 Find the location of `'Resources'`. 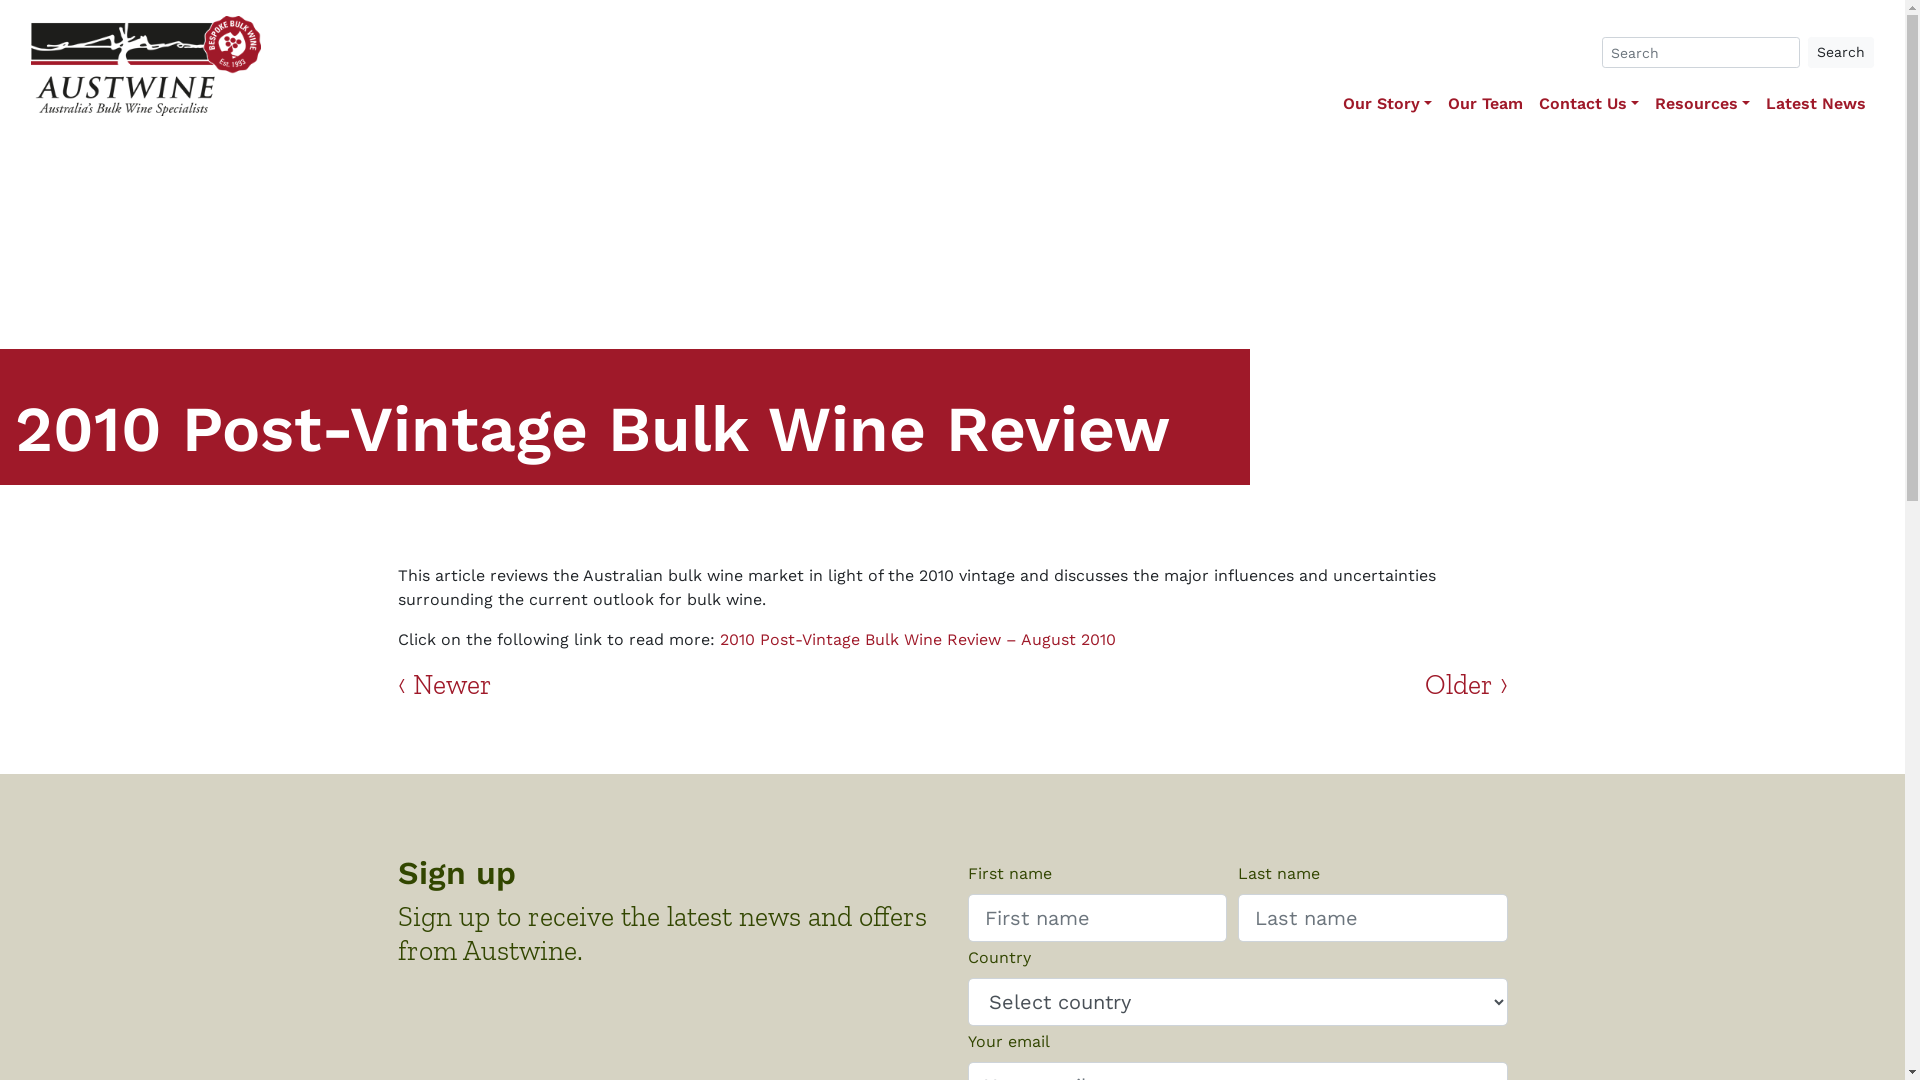

'Resources' is located at coordinates (1646, 104).